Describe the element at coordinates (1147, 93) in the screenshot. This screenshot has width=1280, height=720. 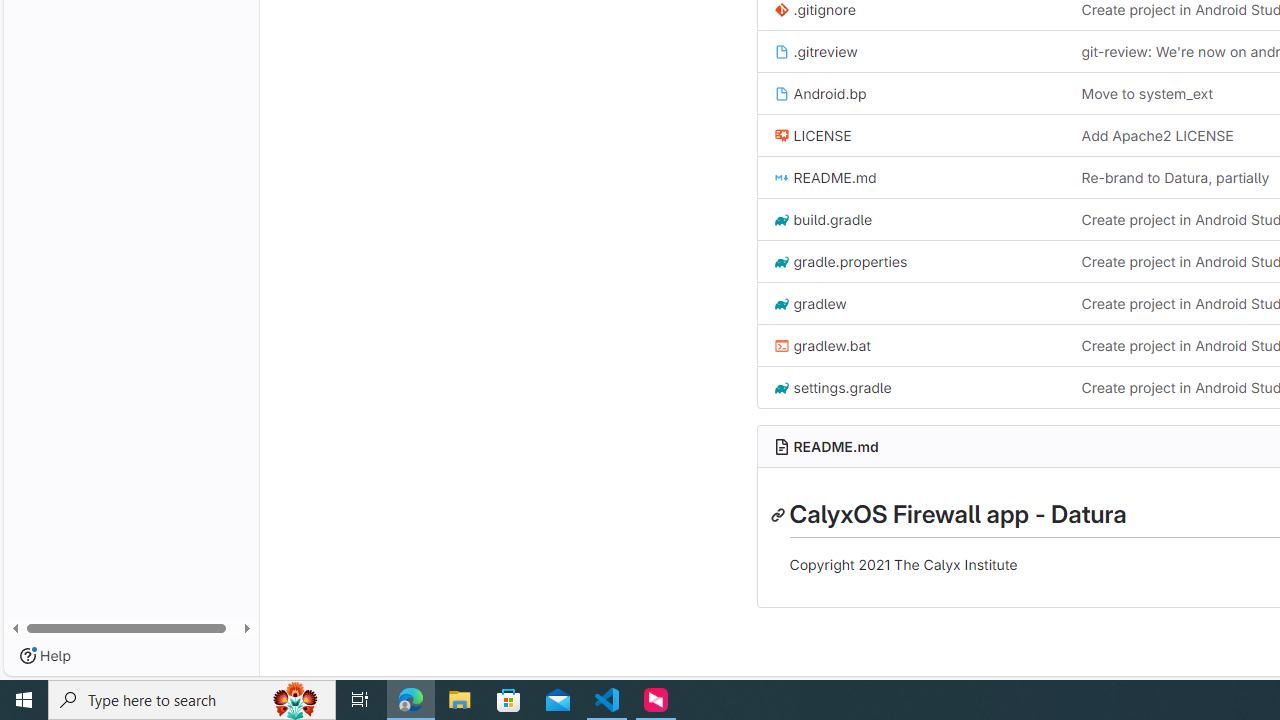
I see `'Move to system_ext'` at that location.